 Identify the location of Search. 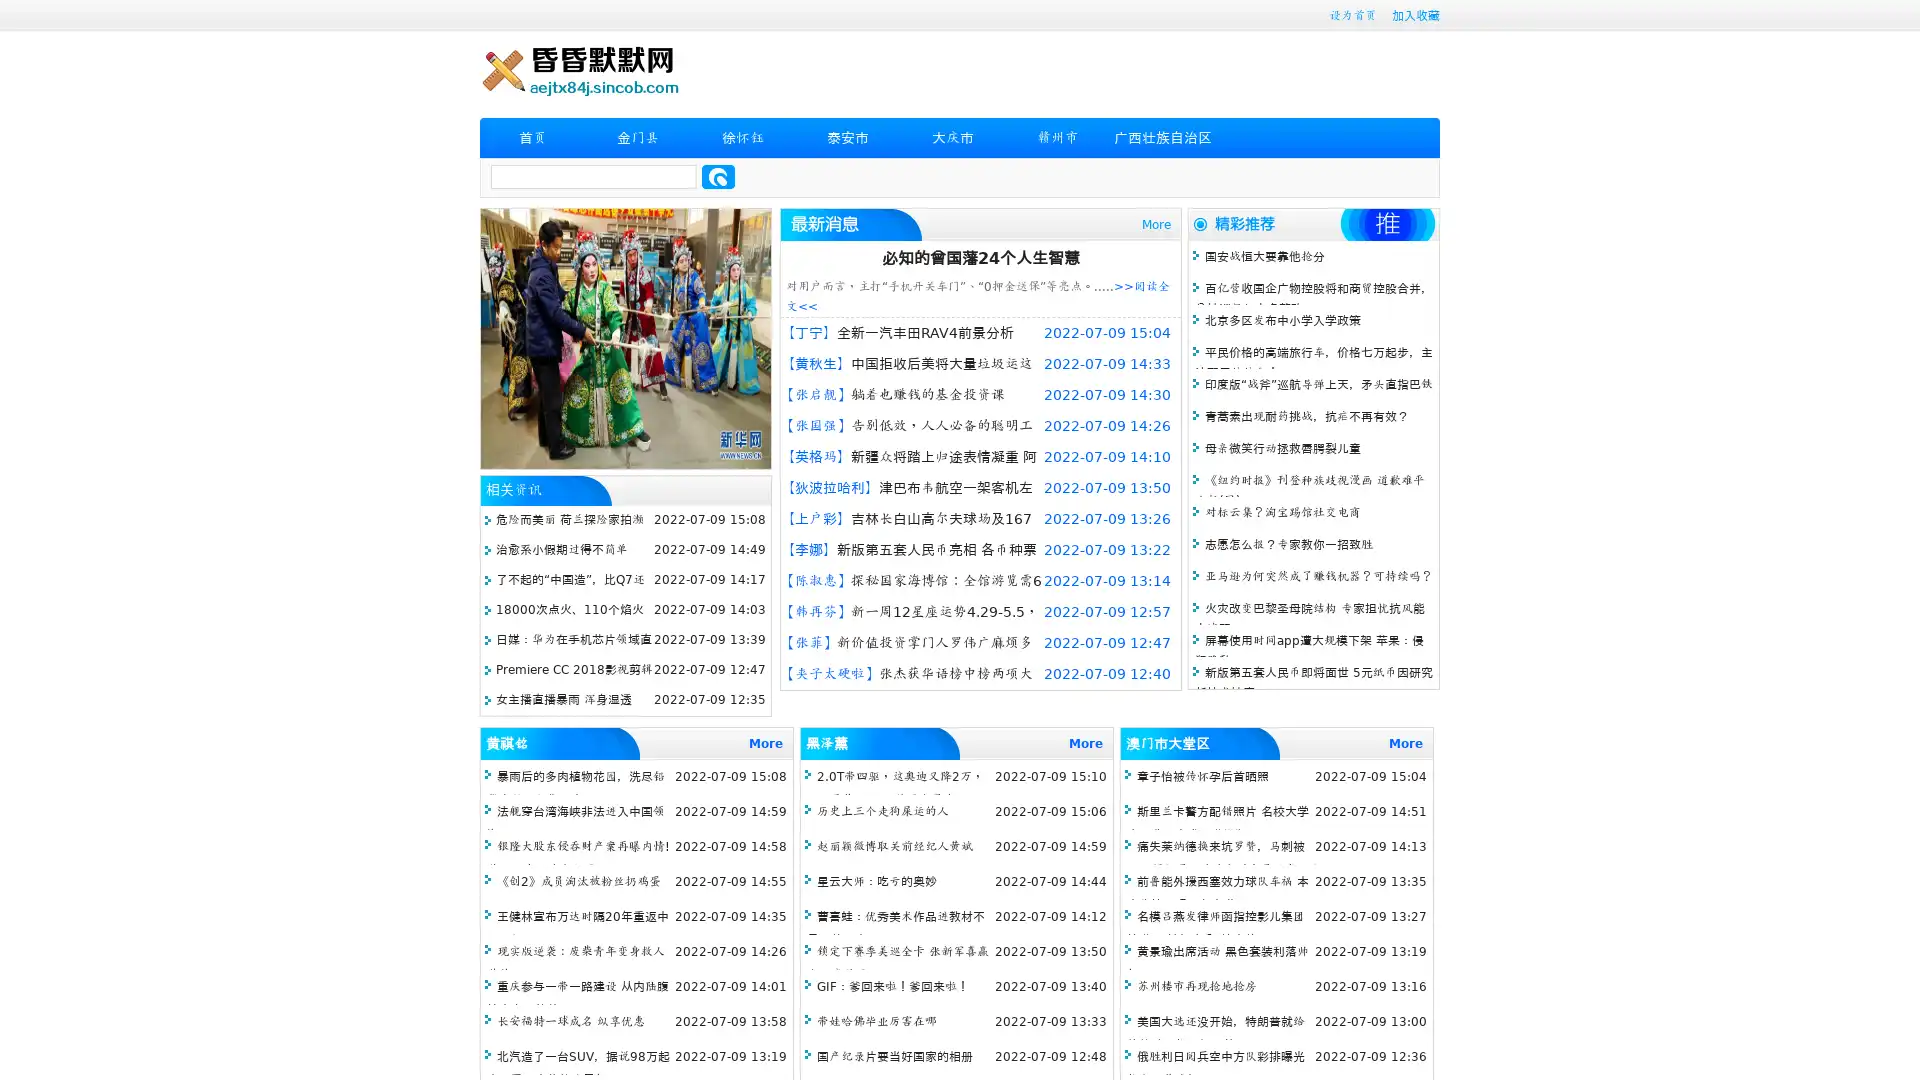
(718, 176).